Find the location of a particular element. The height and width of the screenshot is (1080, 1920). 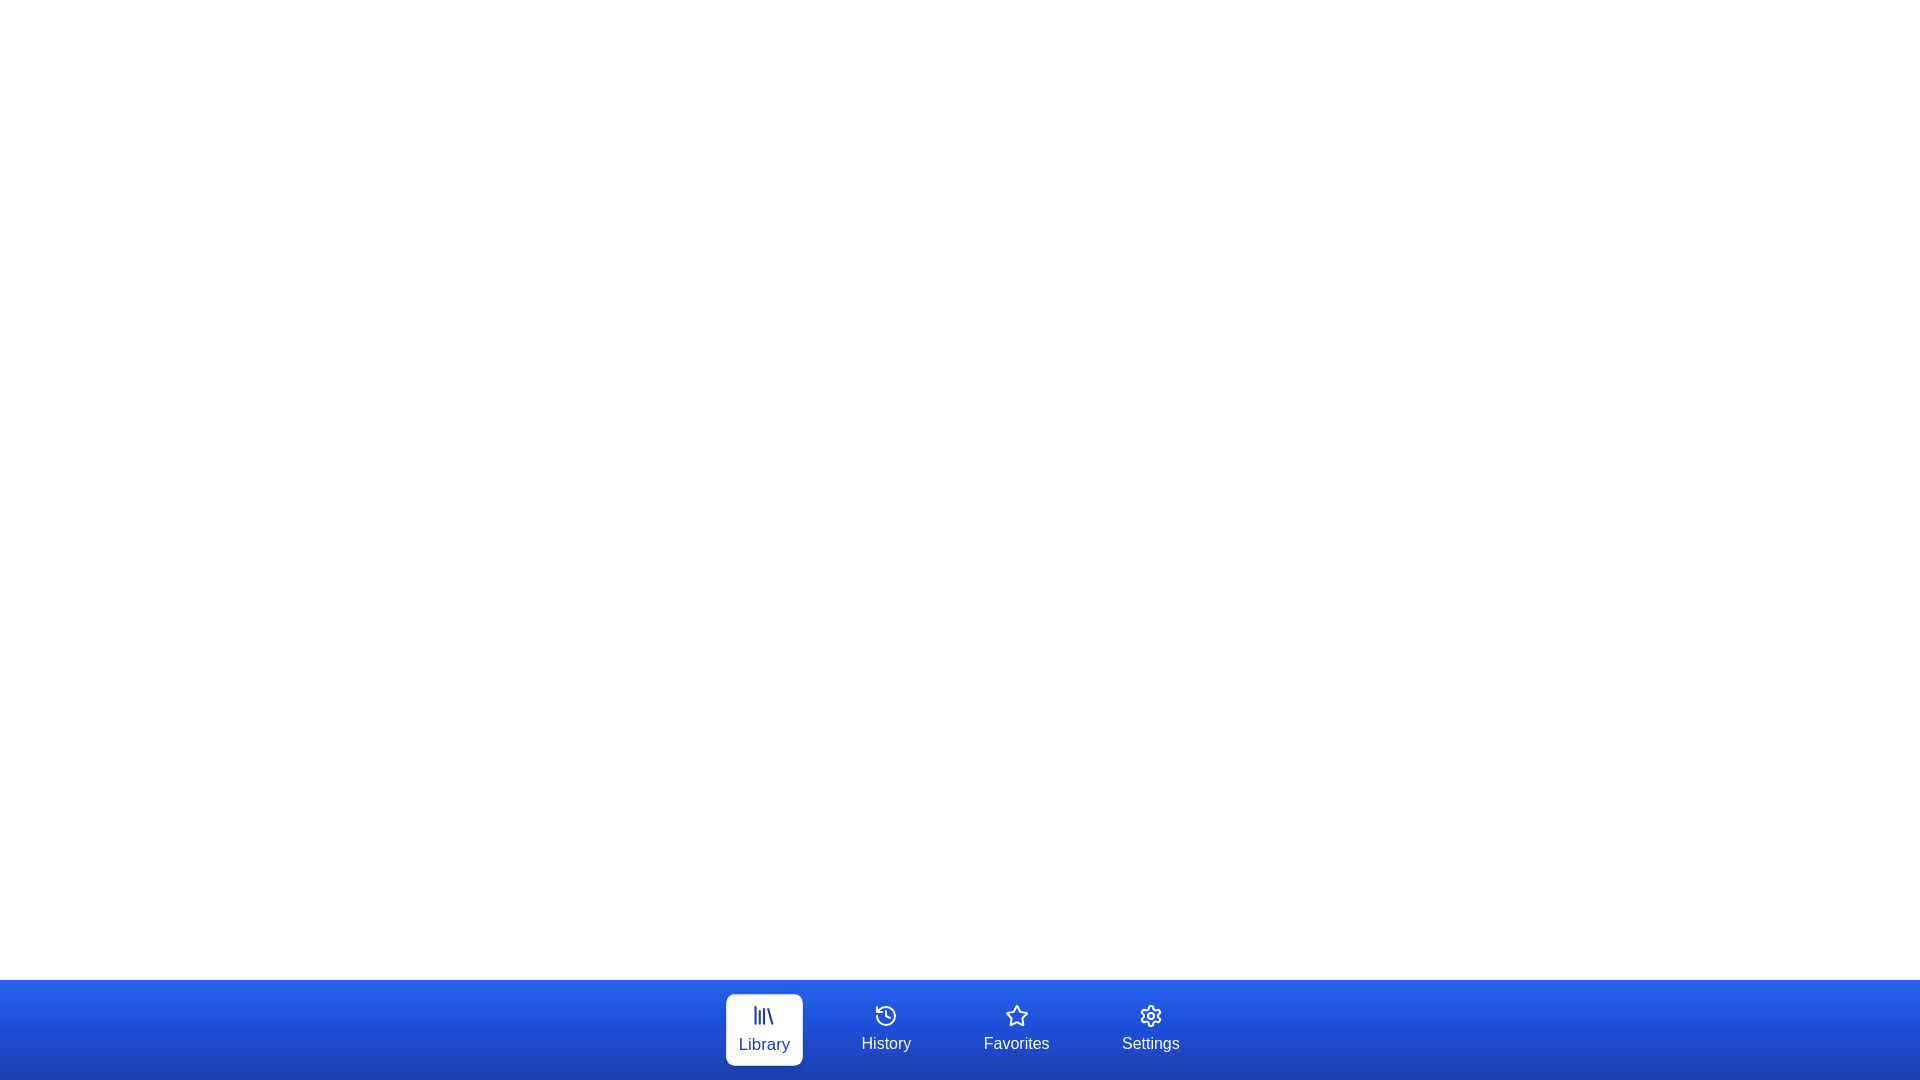

the button labeled Library is located at coordinates (763, 1029).